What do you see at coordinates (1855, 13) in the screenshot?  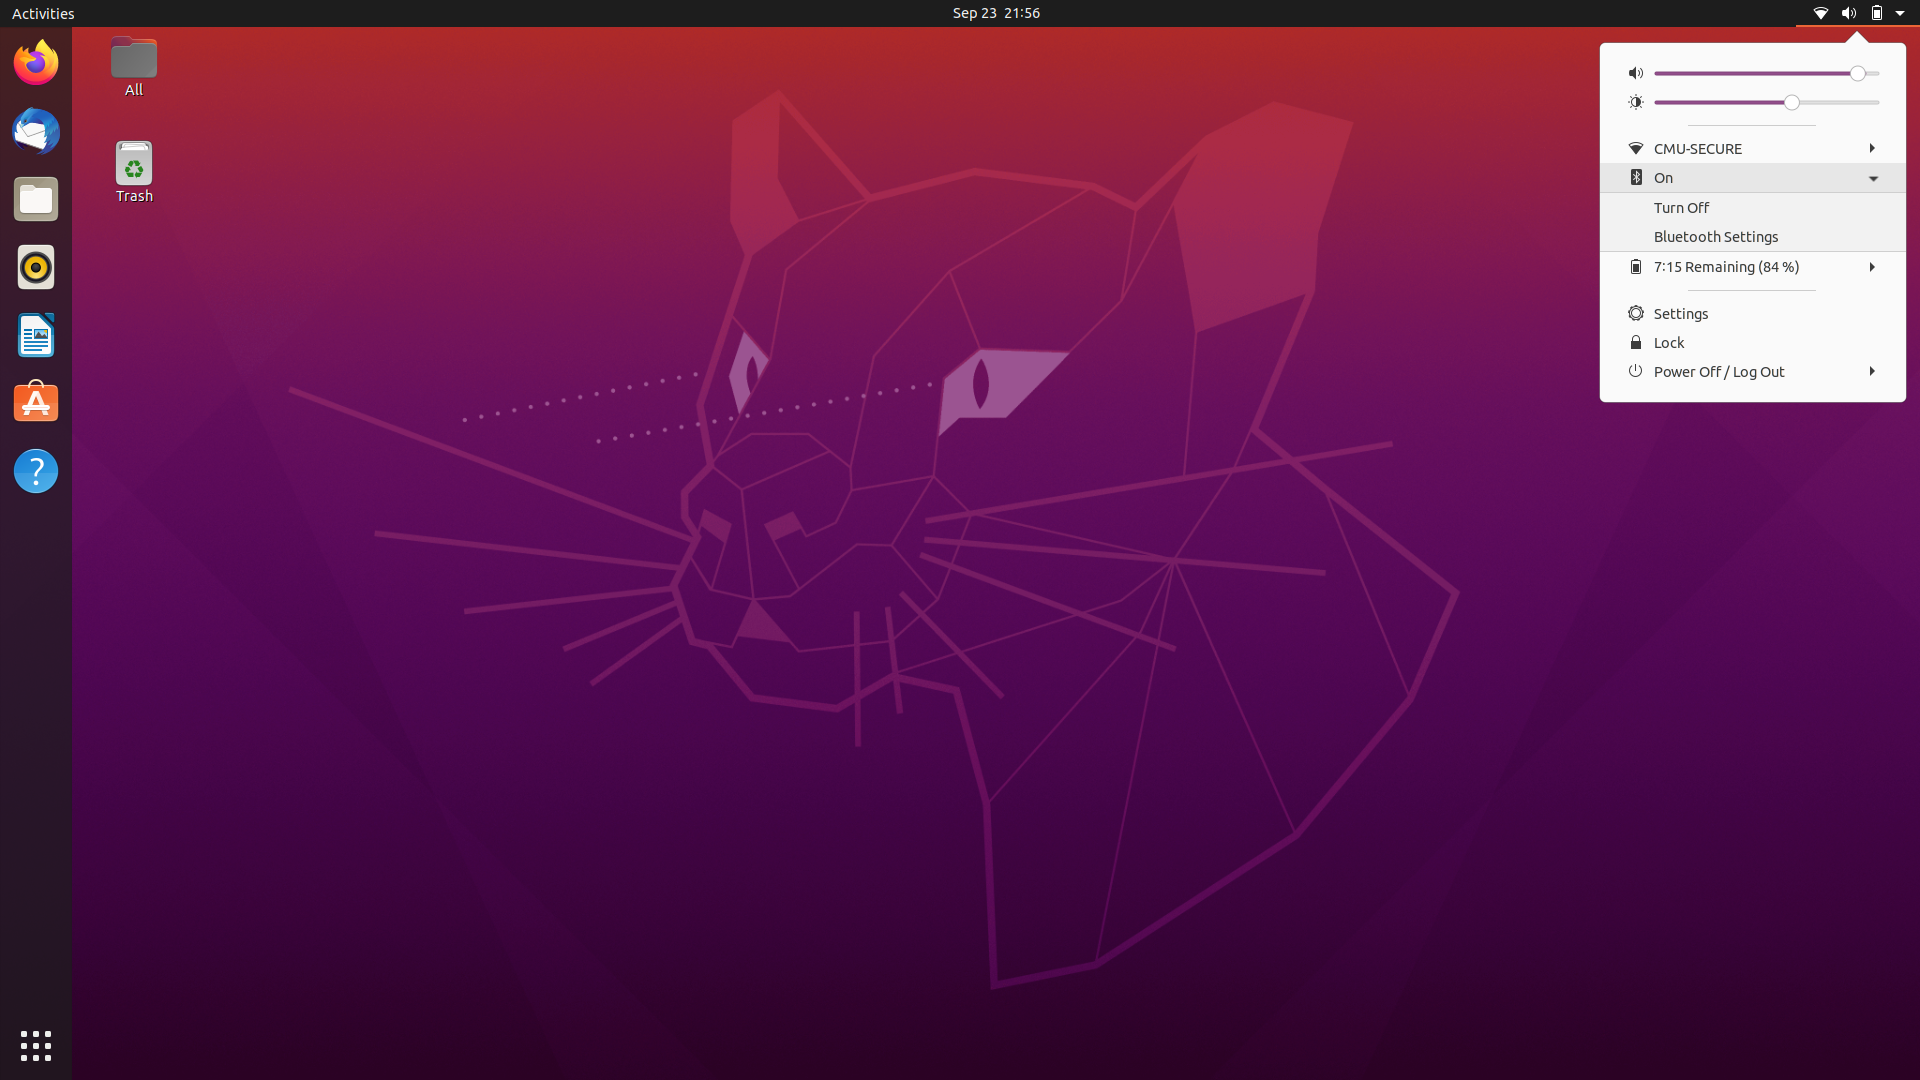 I see `Collapse Menu` at bounding box center [1855, 13].